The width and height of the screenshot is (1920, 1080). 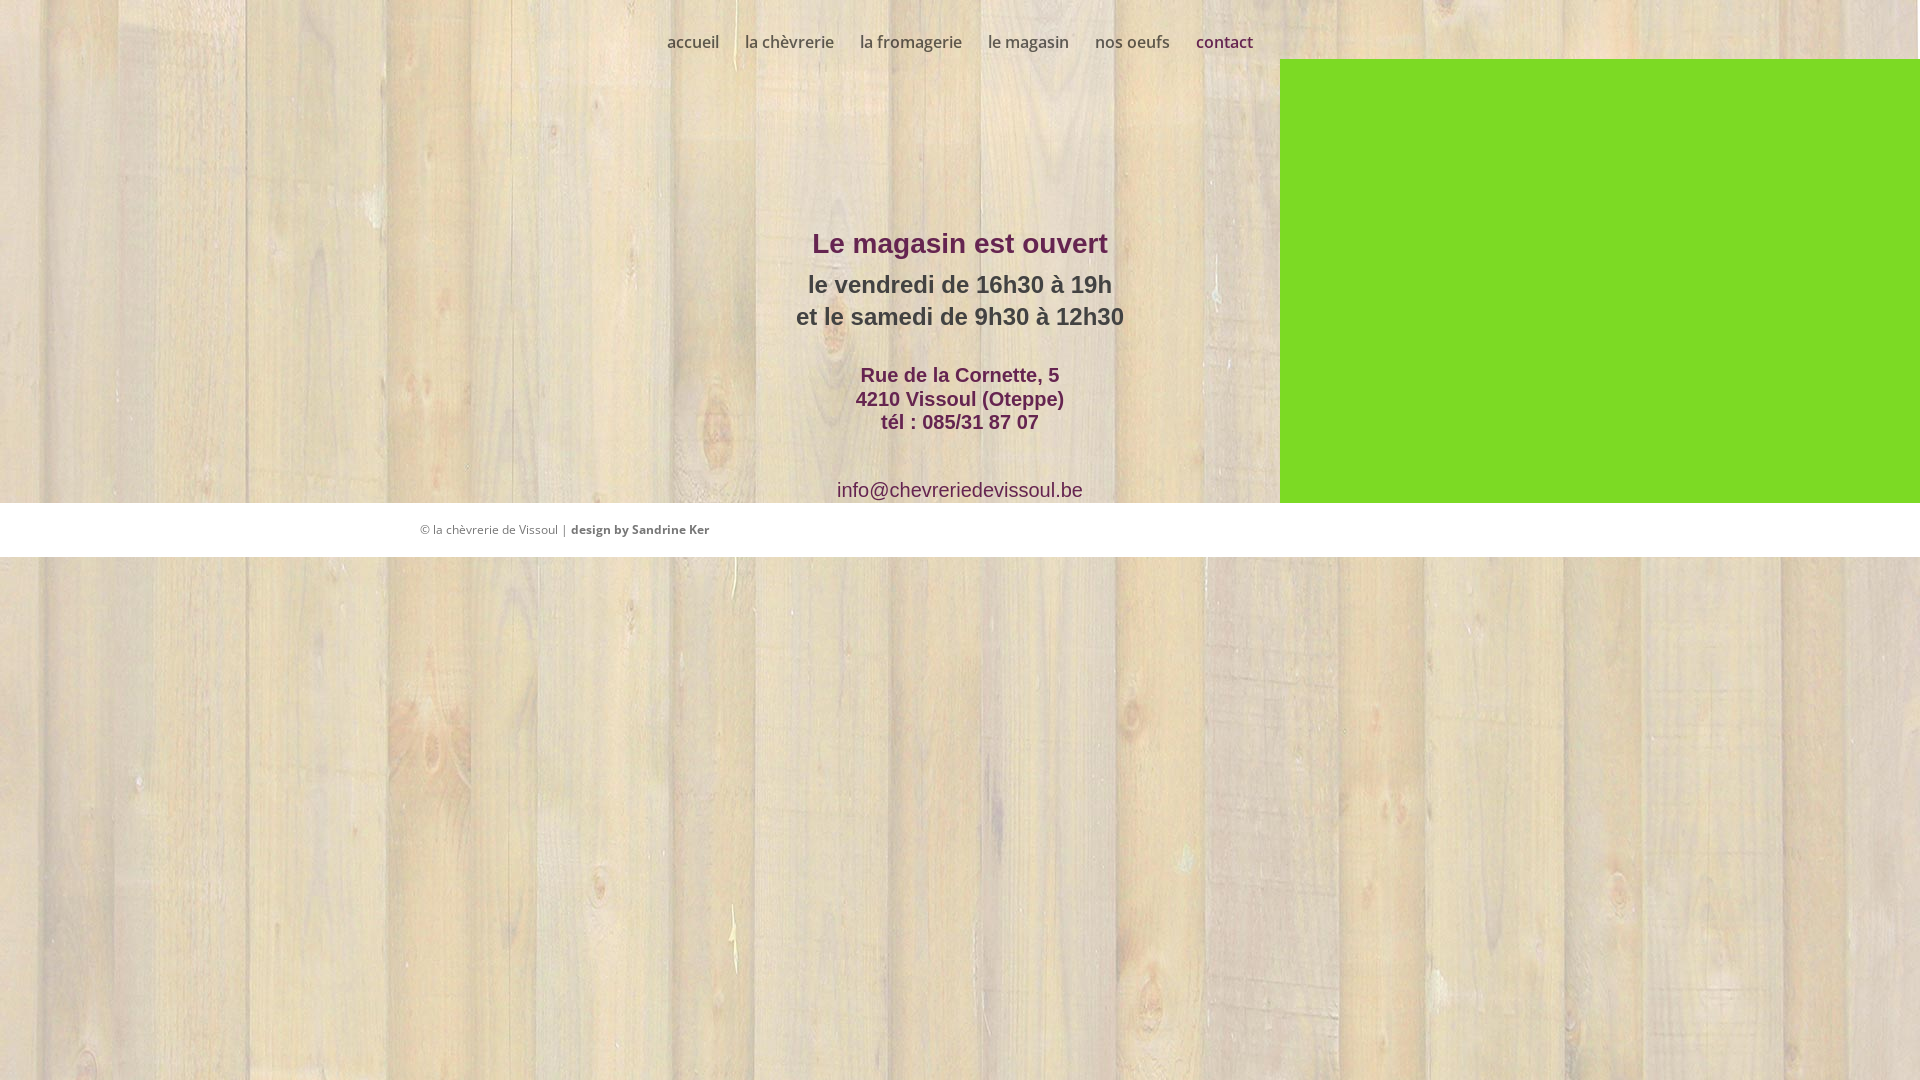 What do you see at coordinates (859, 46) in the screenshot?
I see `'la fromagerie'` at bounding box center [859, 46].